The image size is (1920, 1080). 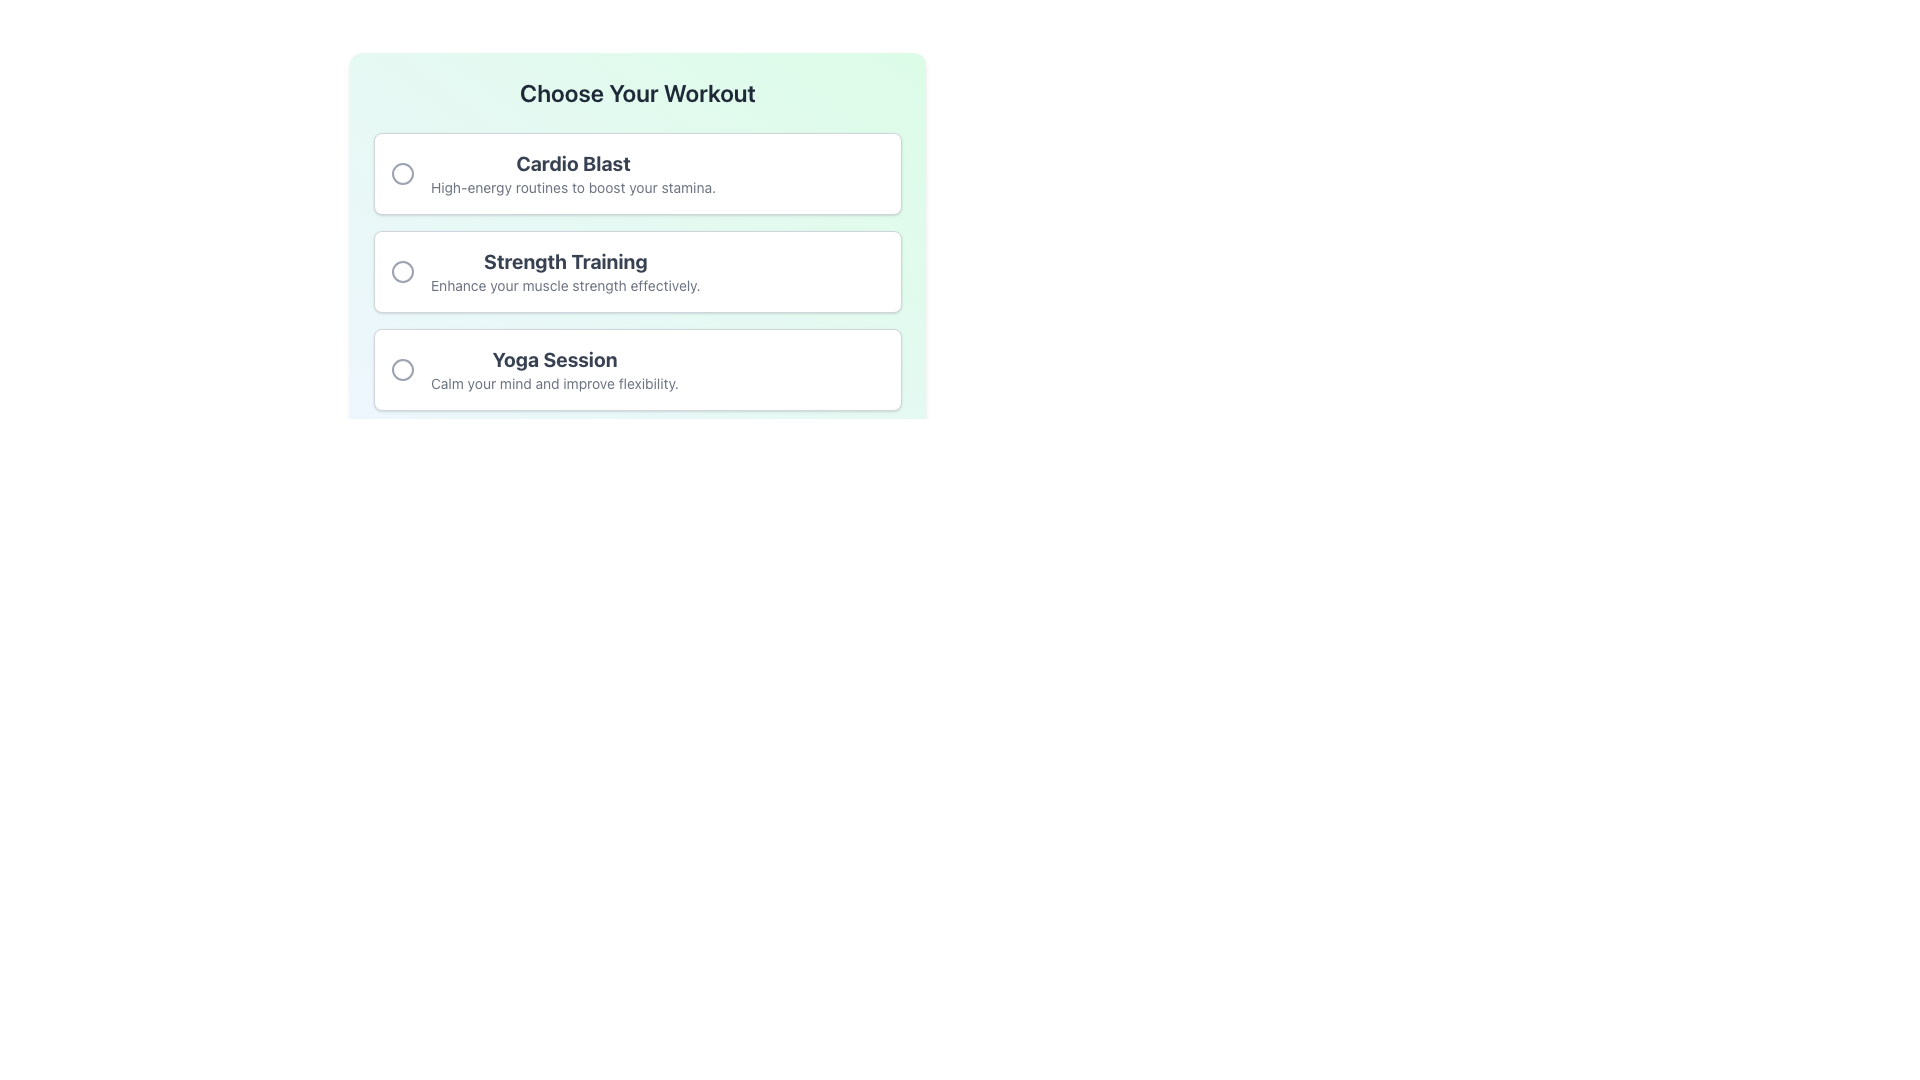 What do you see at coordinates (637, 172) in the screenshot?
I see `the 'Cardio Blast' selectable card` at bounding box center [637, 172].